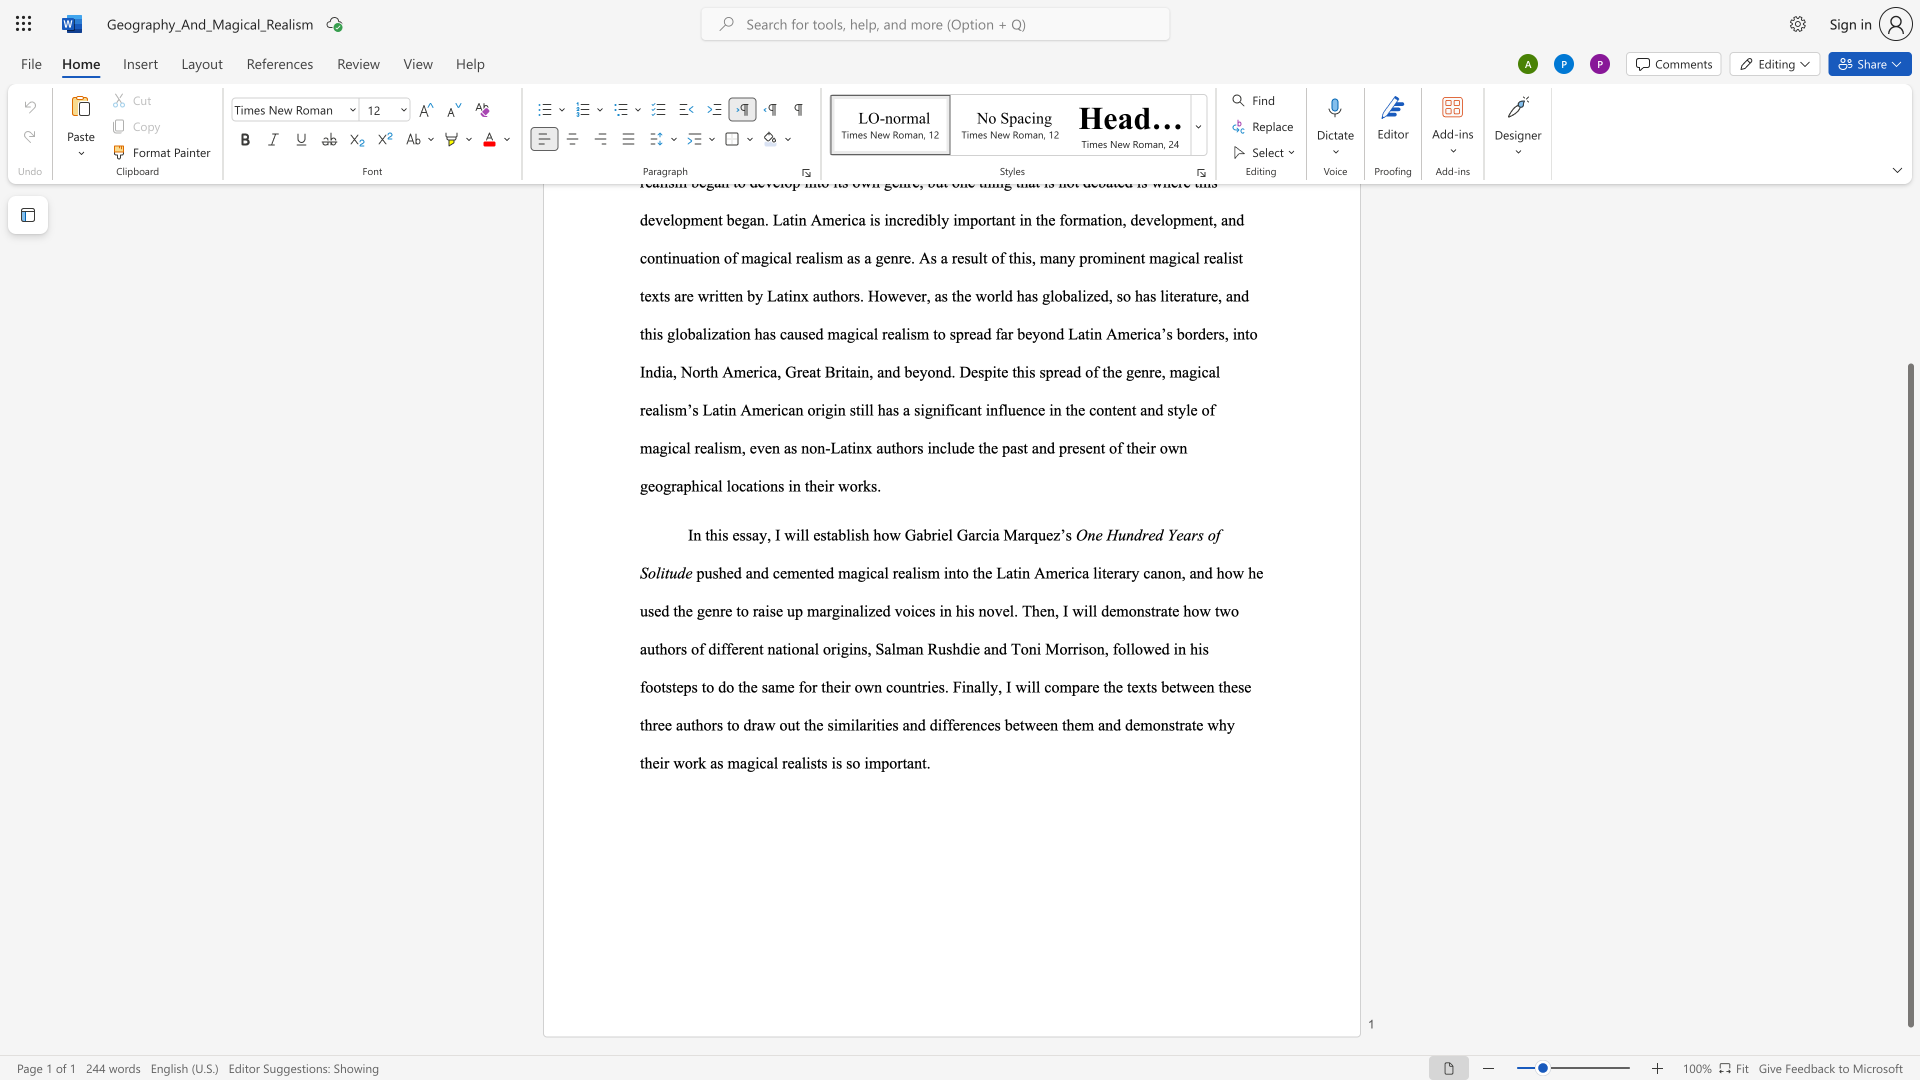 The height and width of the screenshot is (1080, 1920). Describe the element at coordinates (1909, 300) in the screenshot. I see `the scrollbar to move the page up` at that location.